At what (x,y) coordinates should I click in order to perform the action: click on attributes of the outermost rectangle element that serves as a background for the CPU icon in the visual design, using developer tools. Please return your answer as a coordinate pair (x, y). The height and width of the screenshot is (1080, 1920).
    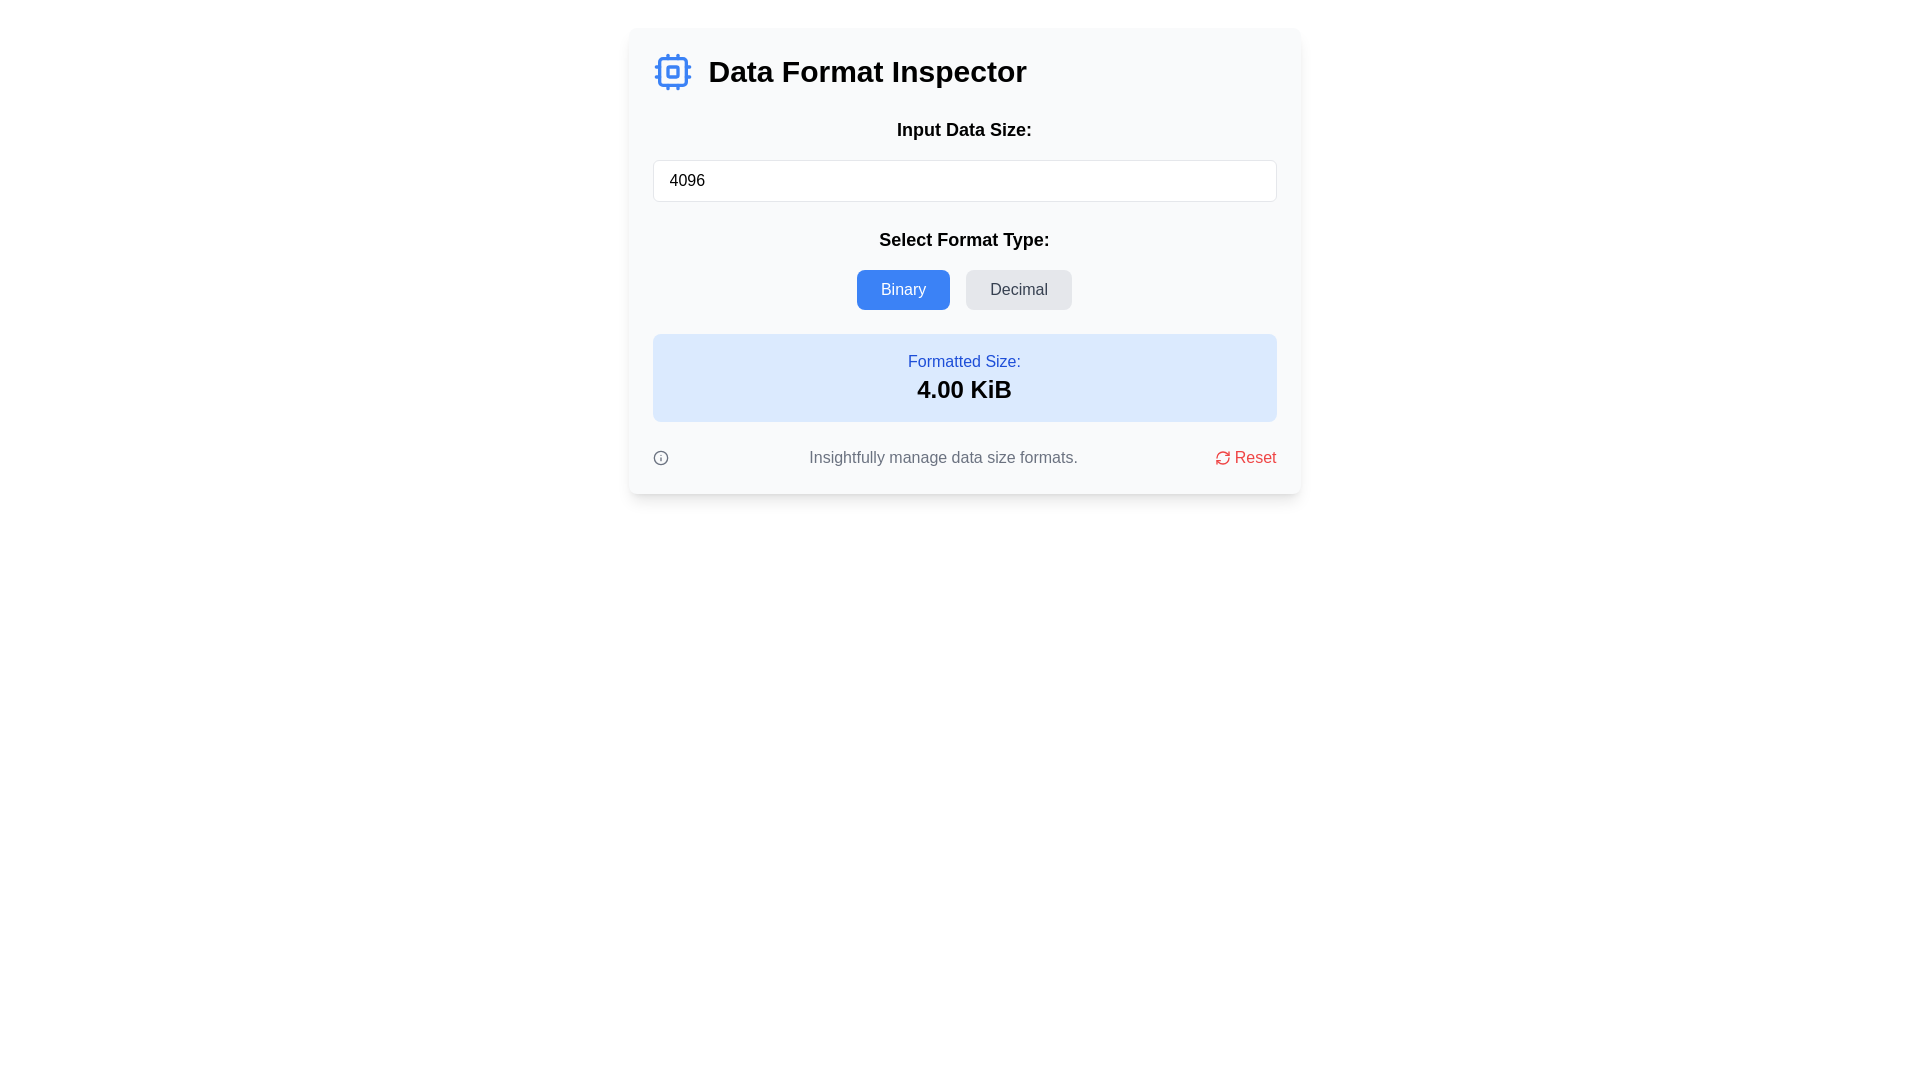
    Looking at the image, I should click on (672, 71).